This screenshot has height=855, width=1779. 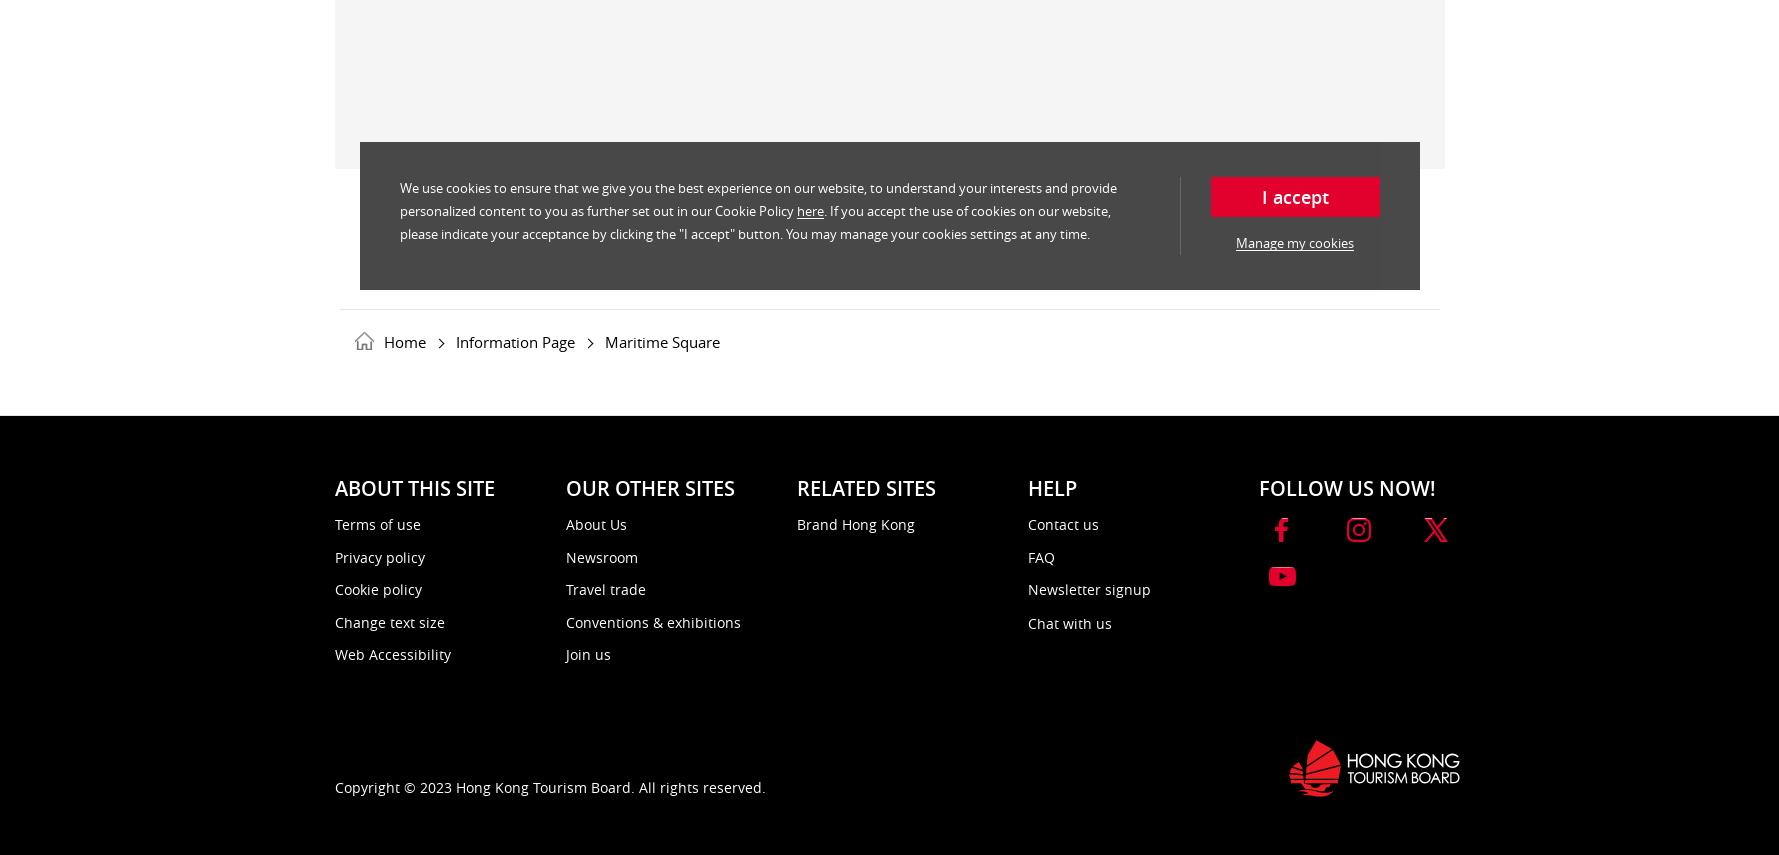 I want to click on 'Newsroom', so click(x=600, y=556).